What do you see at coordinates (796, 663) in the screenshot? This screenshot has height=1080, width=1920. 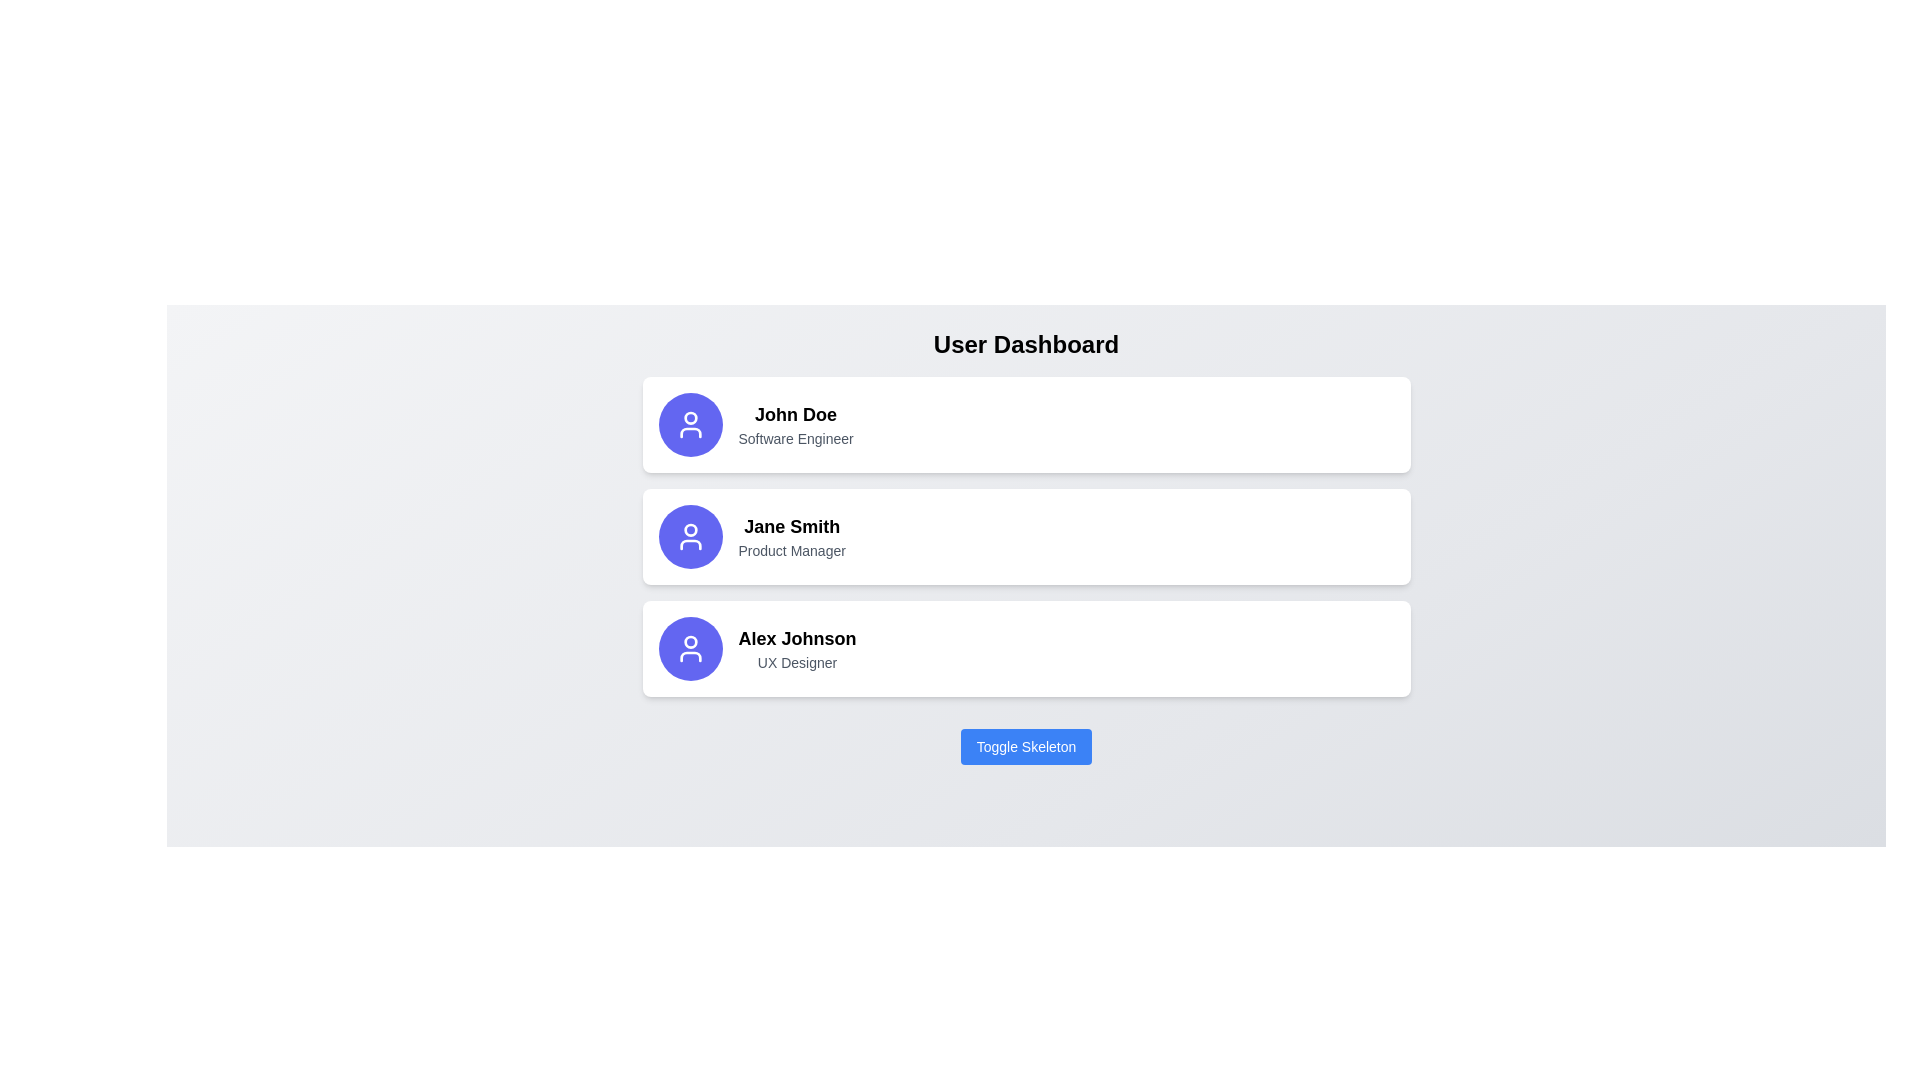 I see `on the text label displaying 'UX Designer', which is positioned below 'Alex Johnson' in the user card on the dashboard` at bounding box center [796, 663].